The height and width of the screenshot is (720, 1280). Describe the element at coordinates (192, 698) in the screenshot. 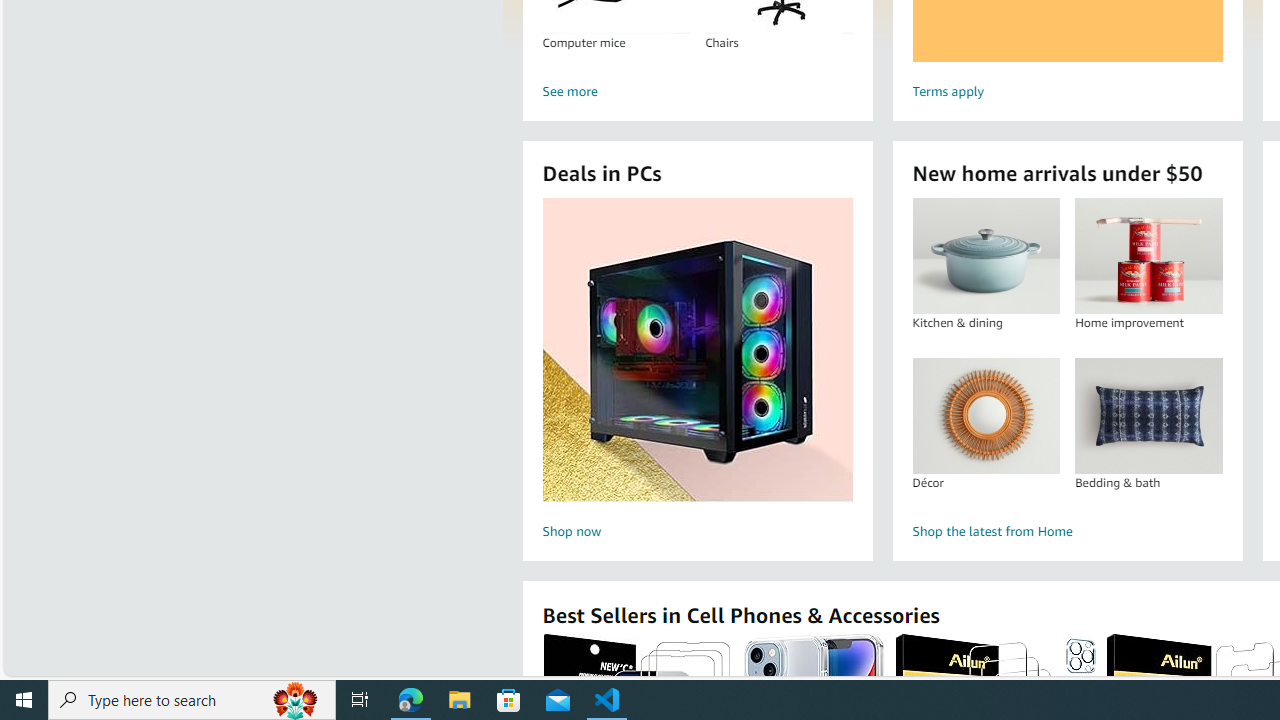

I see `'Type here to search'` at that location.